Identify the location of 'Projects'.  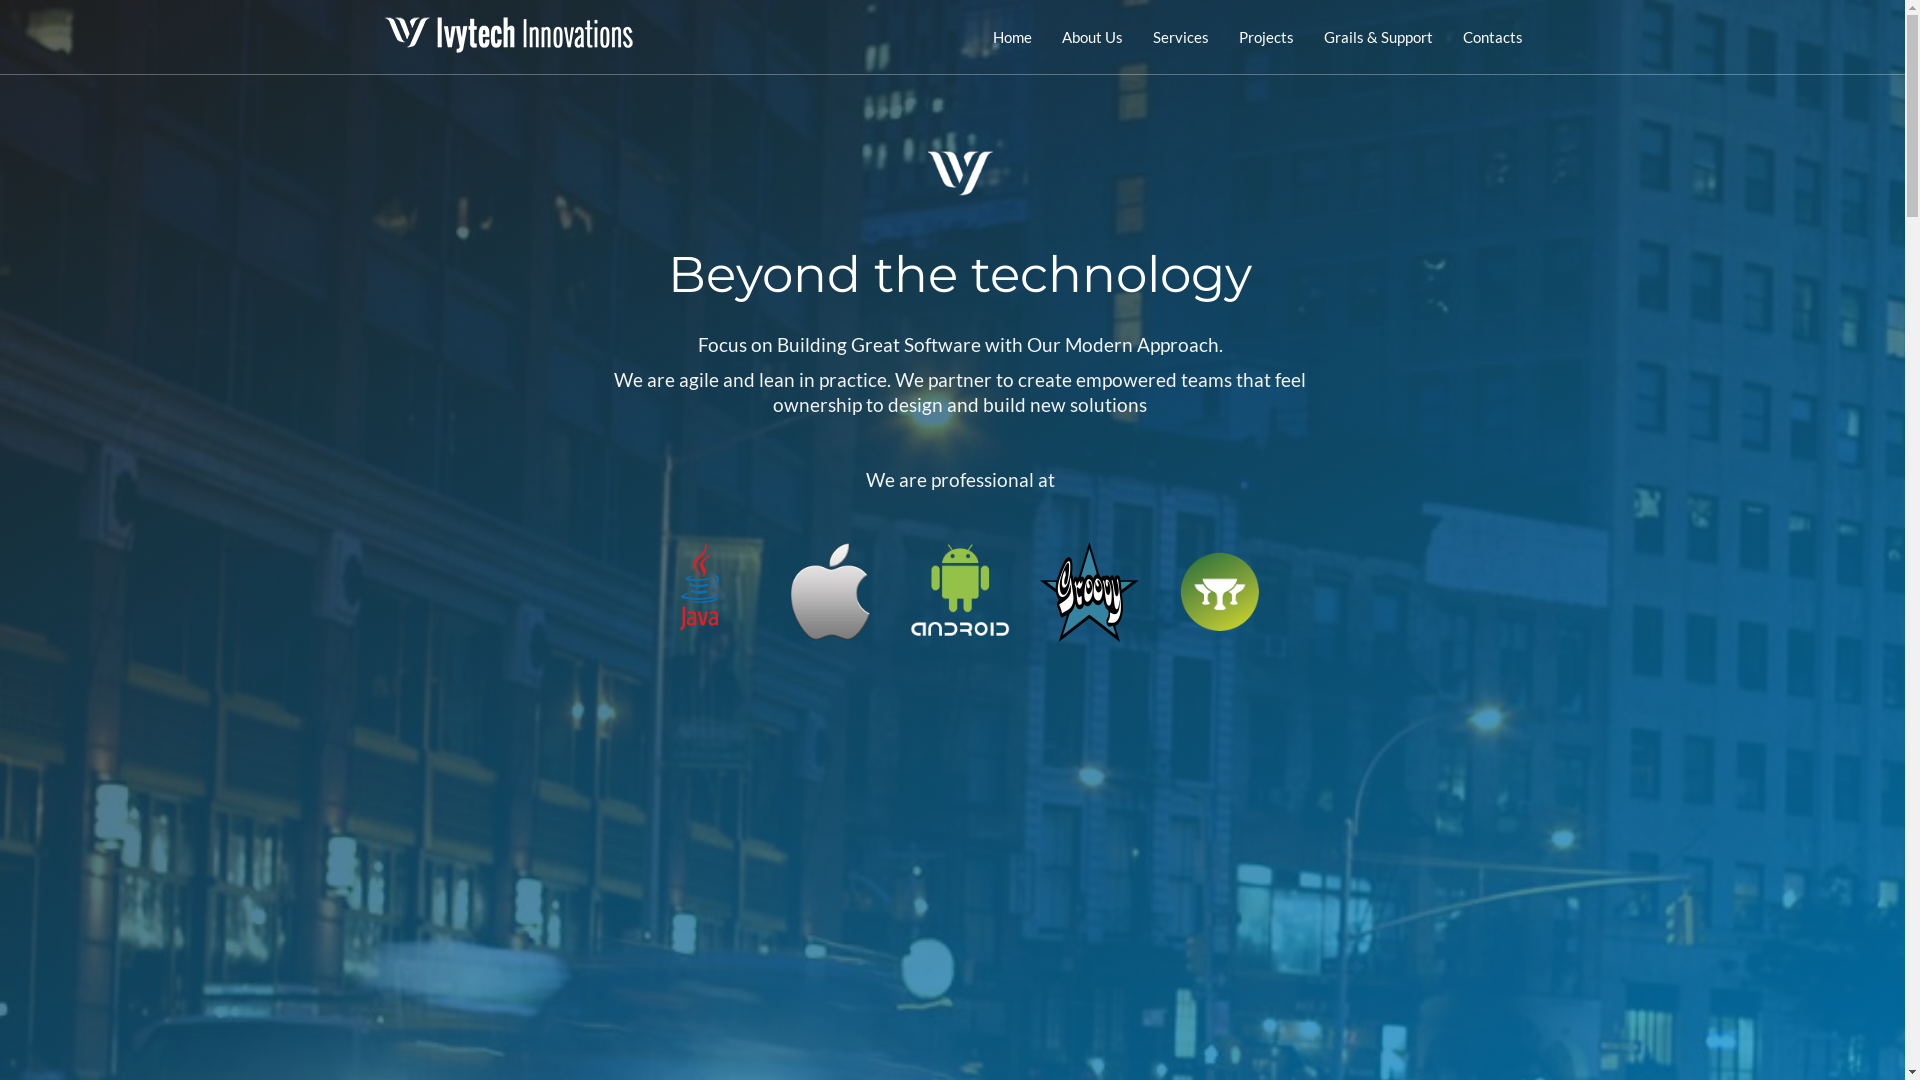
(1223, 37).